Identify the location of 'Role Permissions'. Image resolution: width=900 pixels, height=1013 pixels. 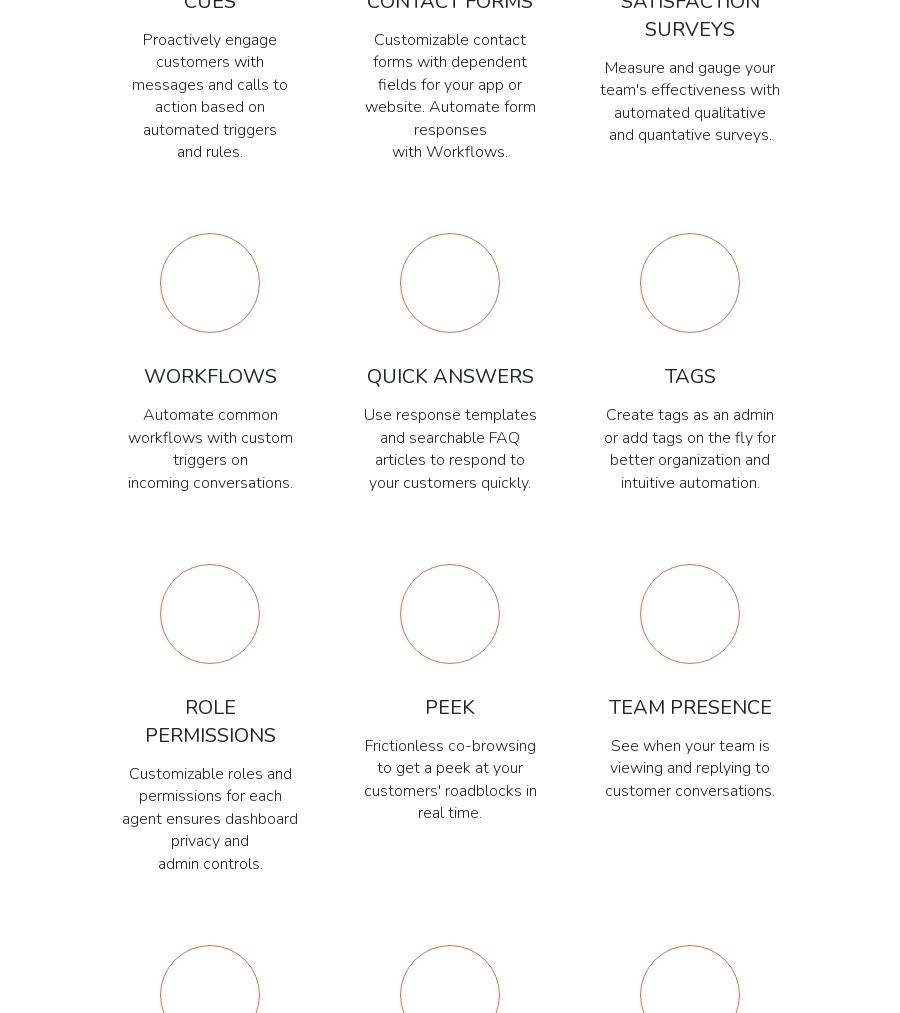
(209, 721).